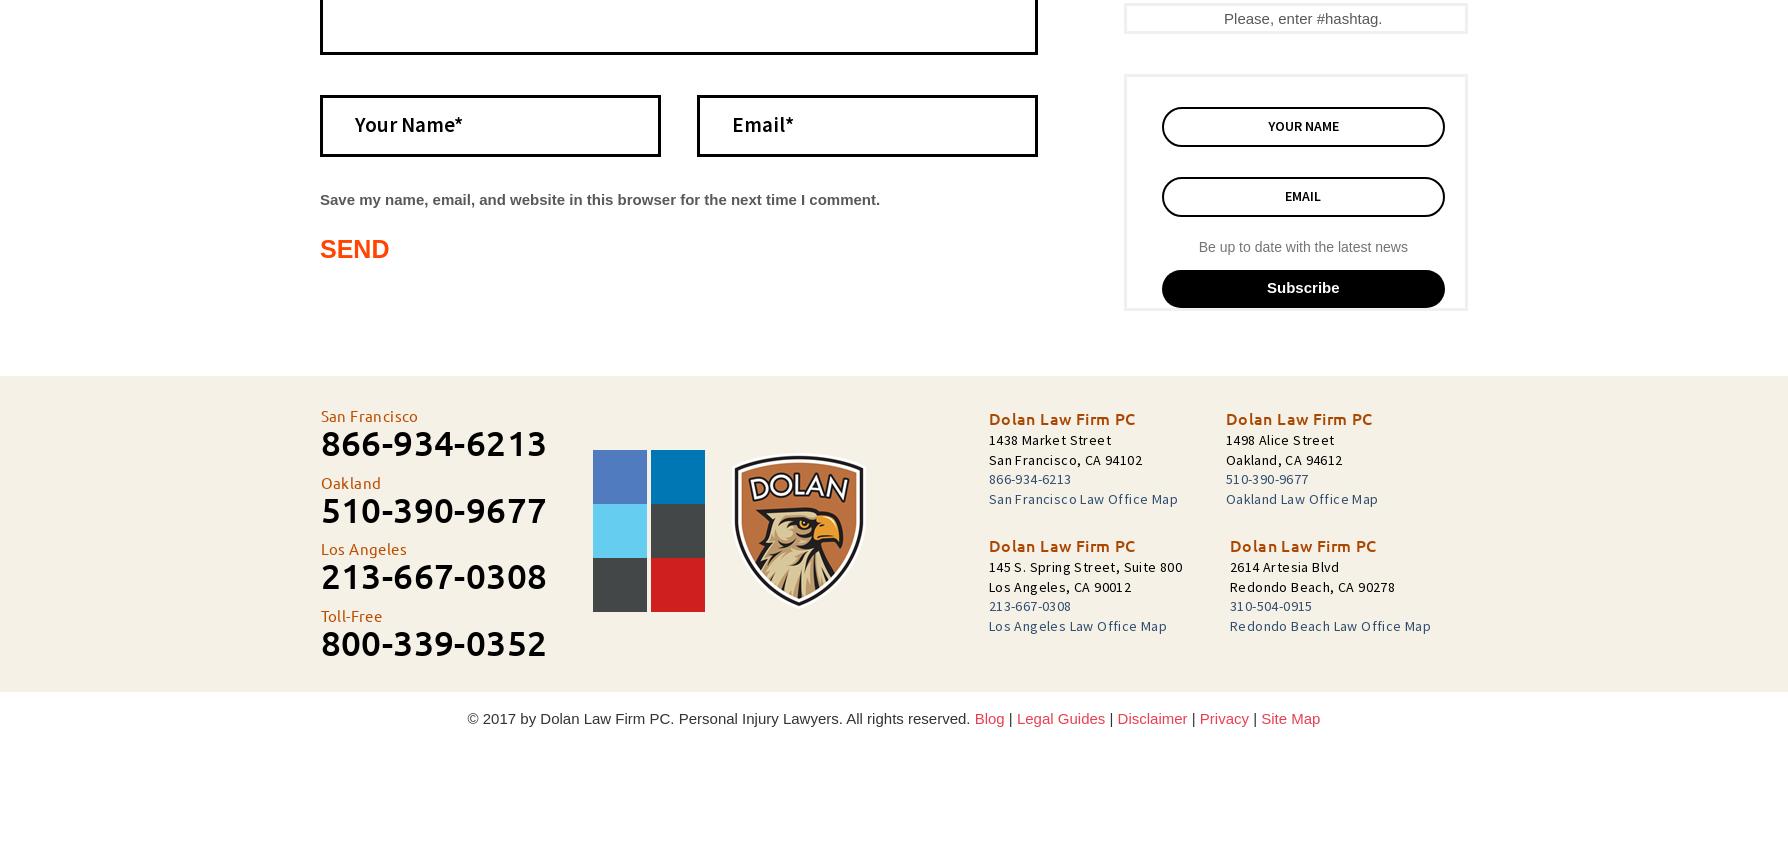  I want to click on '310-504-0915', so click(1270, 605).